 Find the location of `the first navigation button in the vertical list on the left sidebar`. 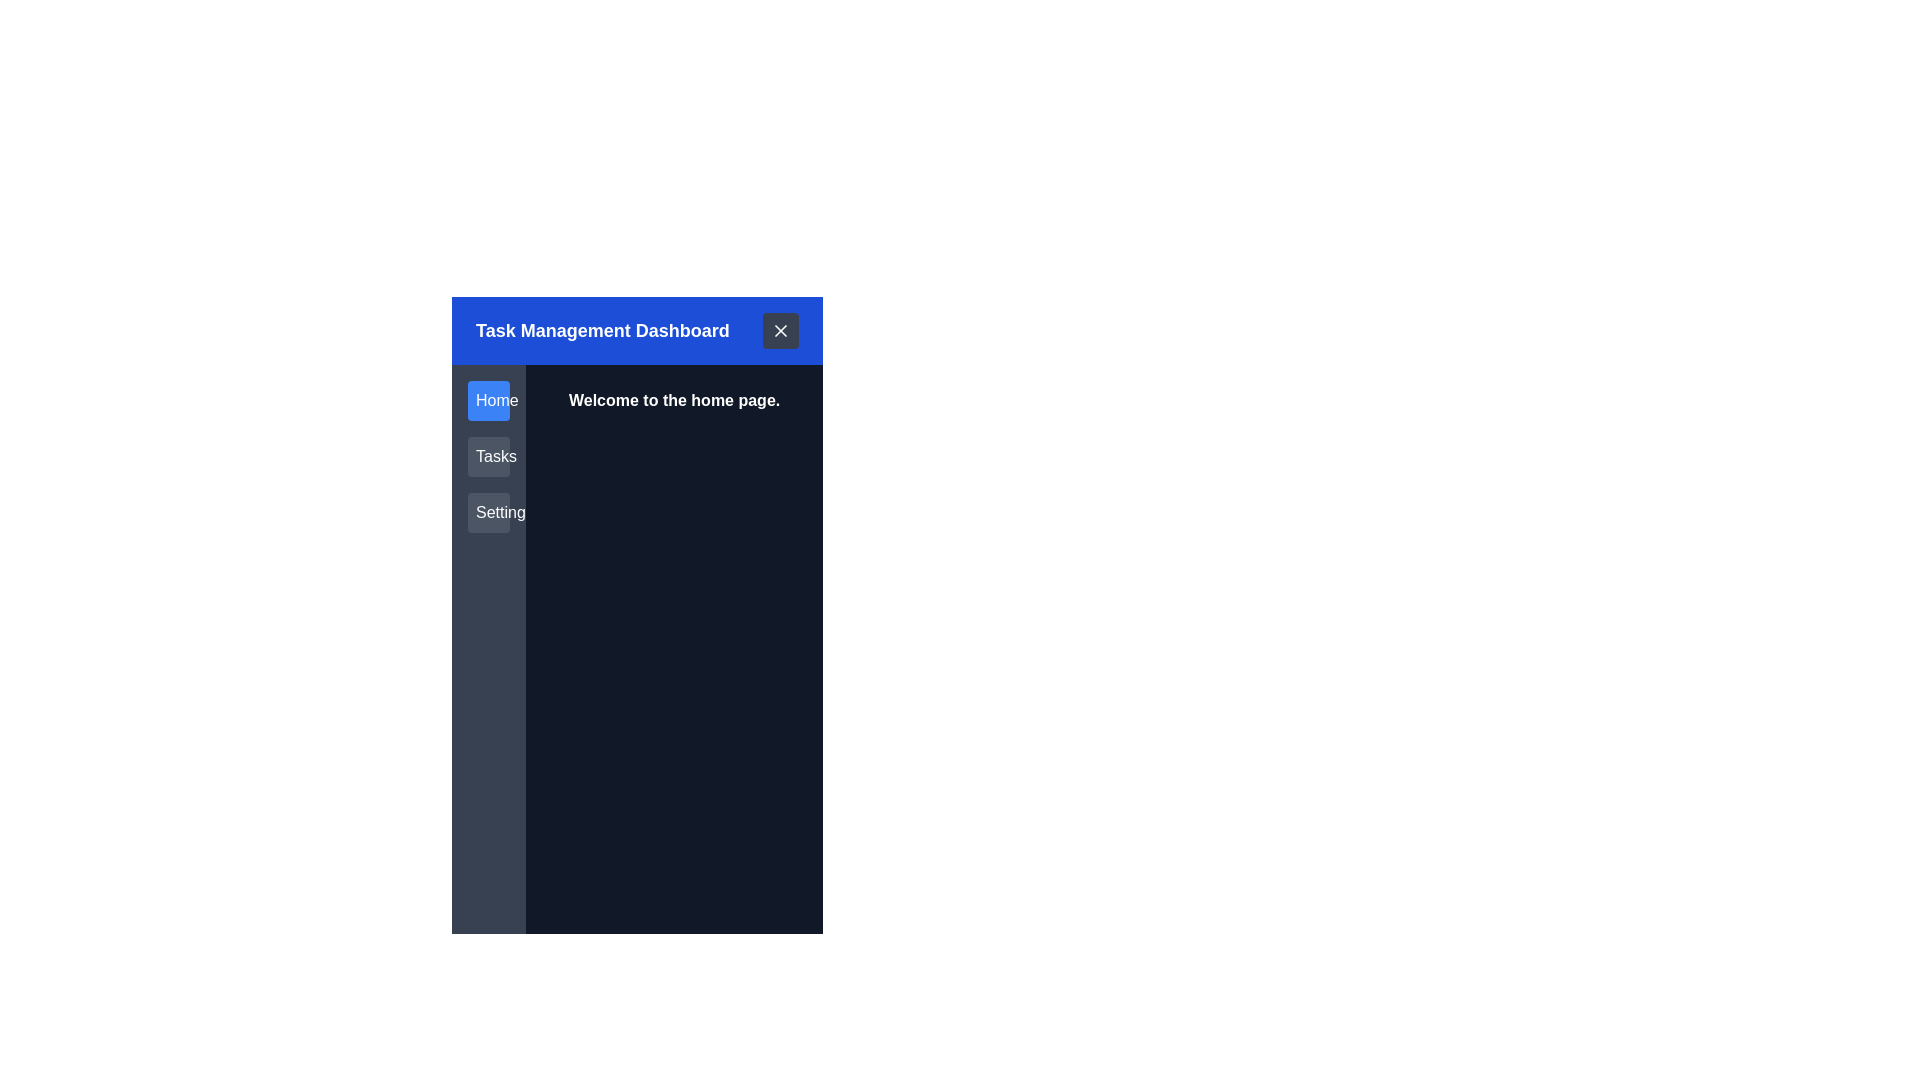

the first navigation button in the vertical list on the left sidebar is located at coordinates (489, 401).